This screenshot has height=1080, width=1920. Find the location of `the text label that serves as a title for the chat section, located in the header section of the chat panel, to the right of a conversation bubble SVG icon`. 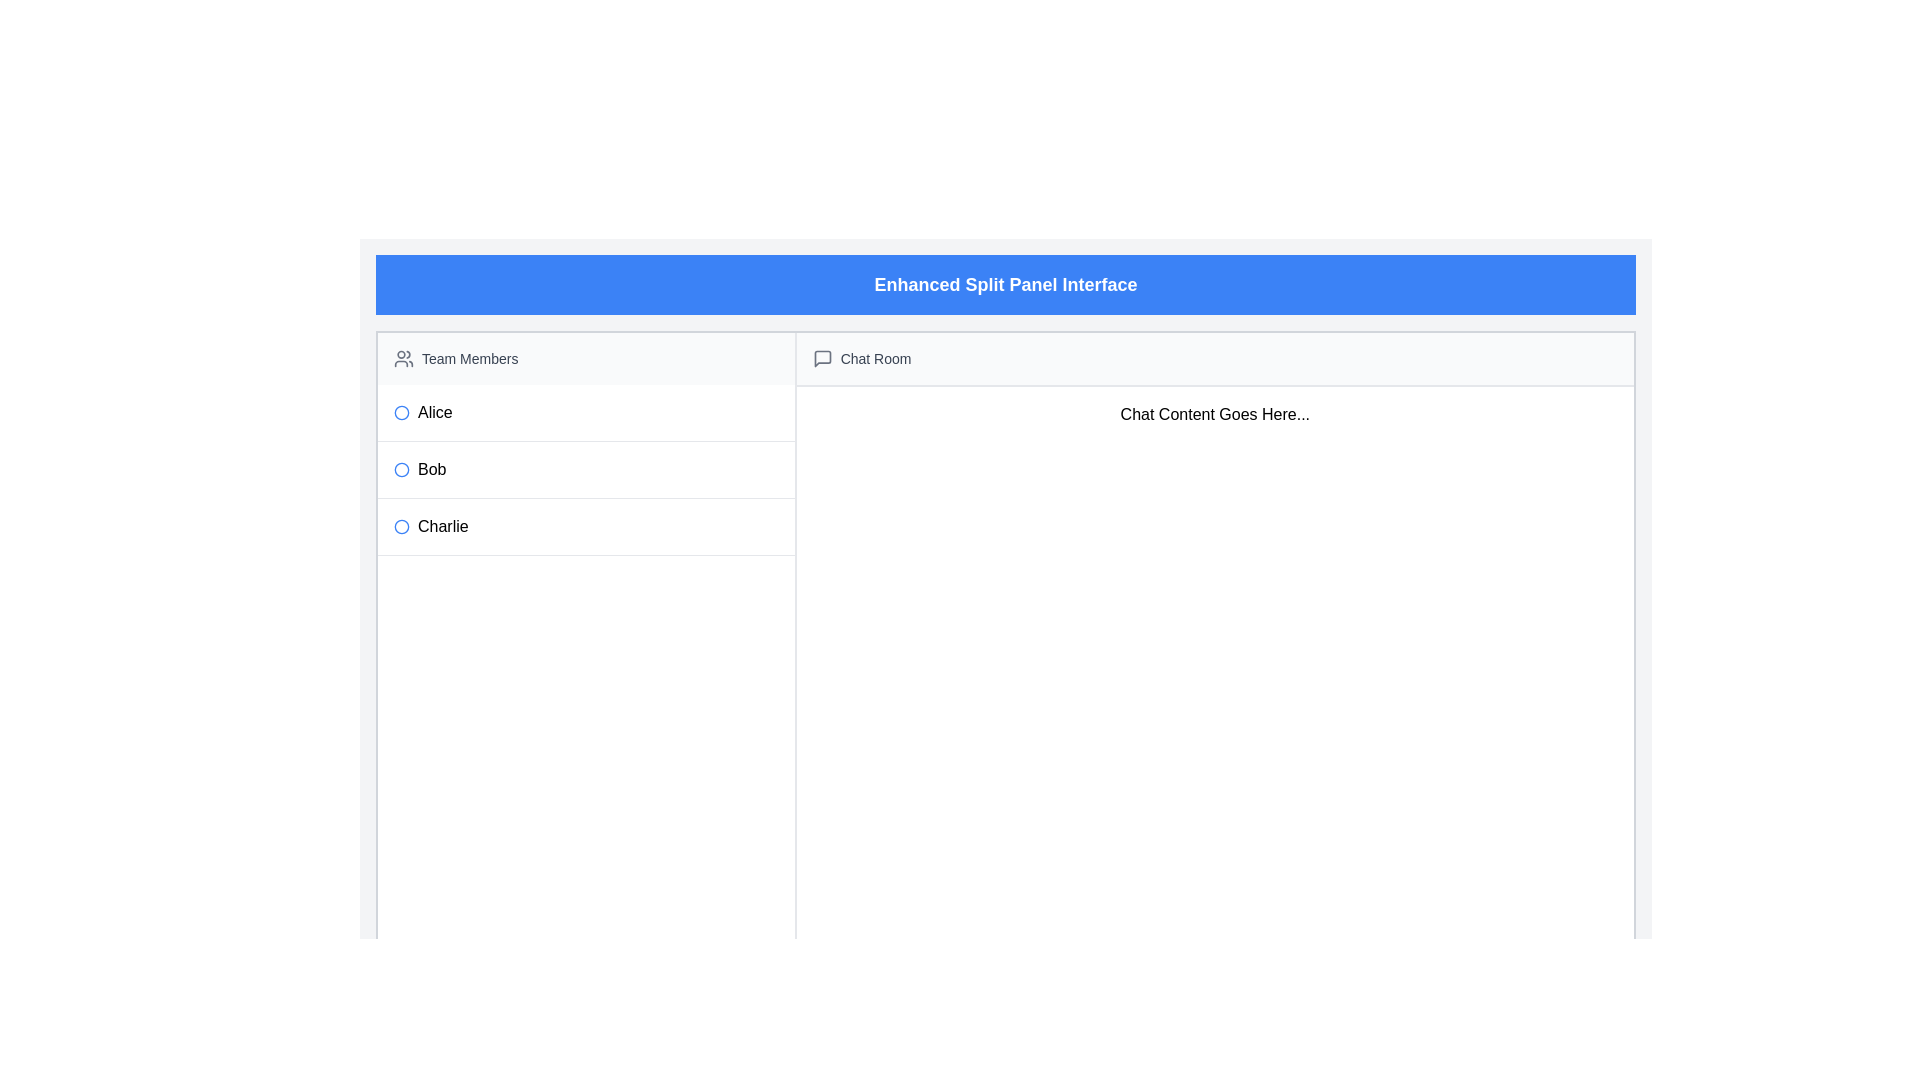

the text label that serves as a title for the chat section, located in the header section of the chat panel, to the right of a conversation bubble SVG icon is located at coordinates (876, 357).